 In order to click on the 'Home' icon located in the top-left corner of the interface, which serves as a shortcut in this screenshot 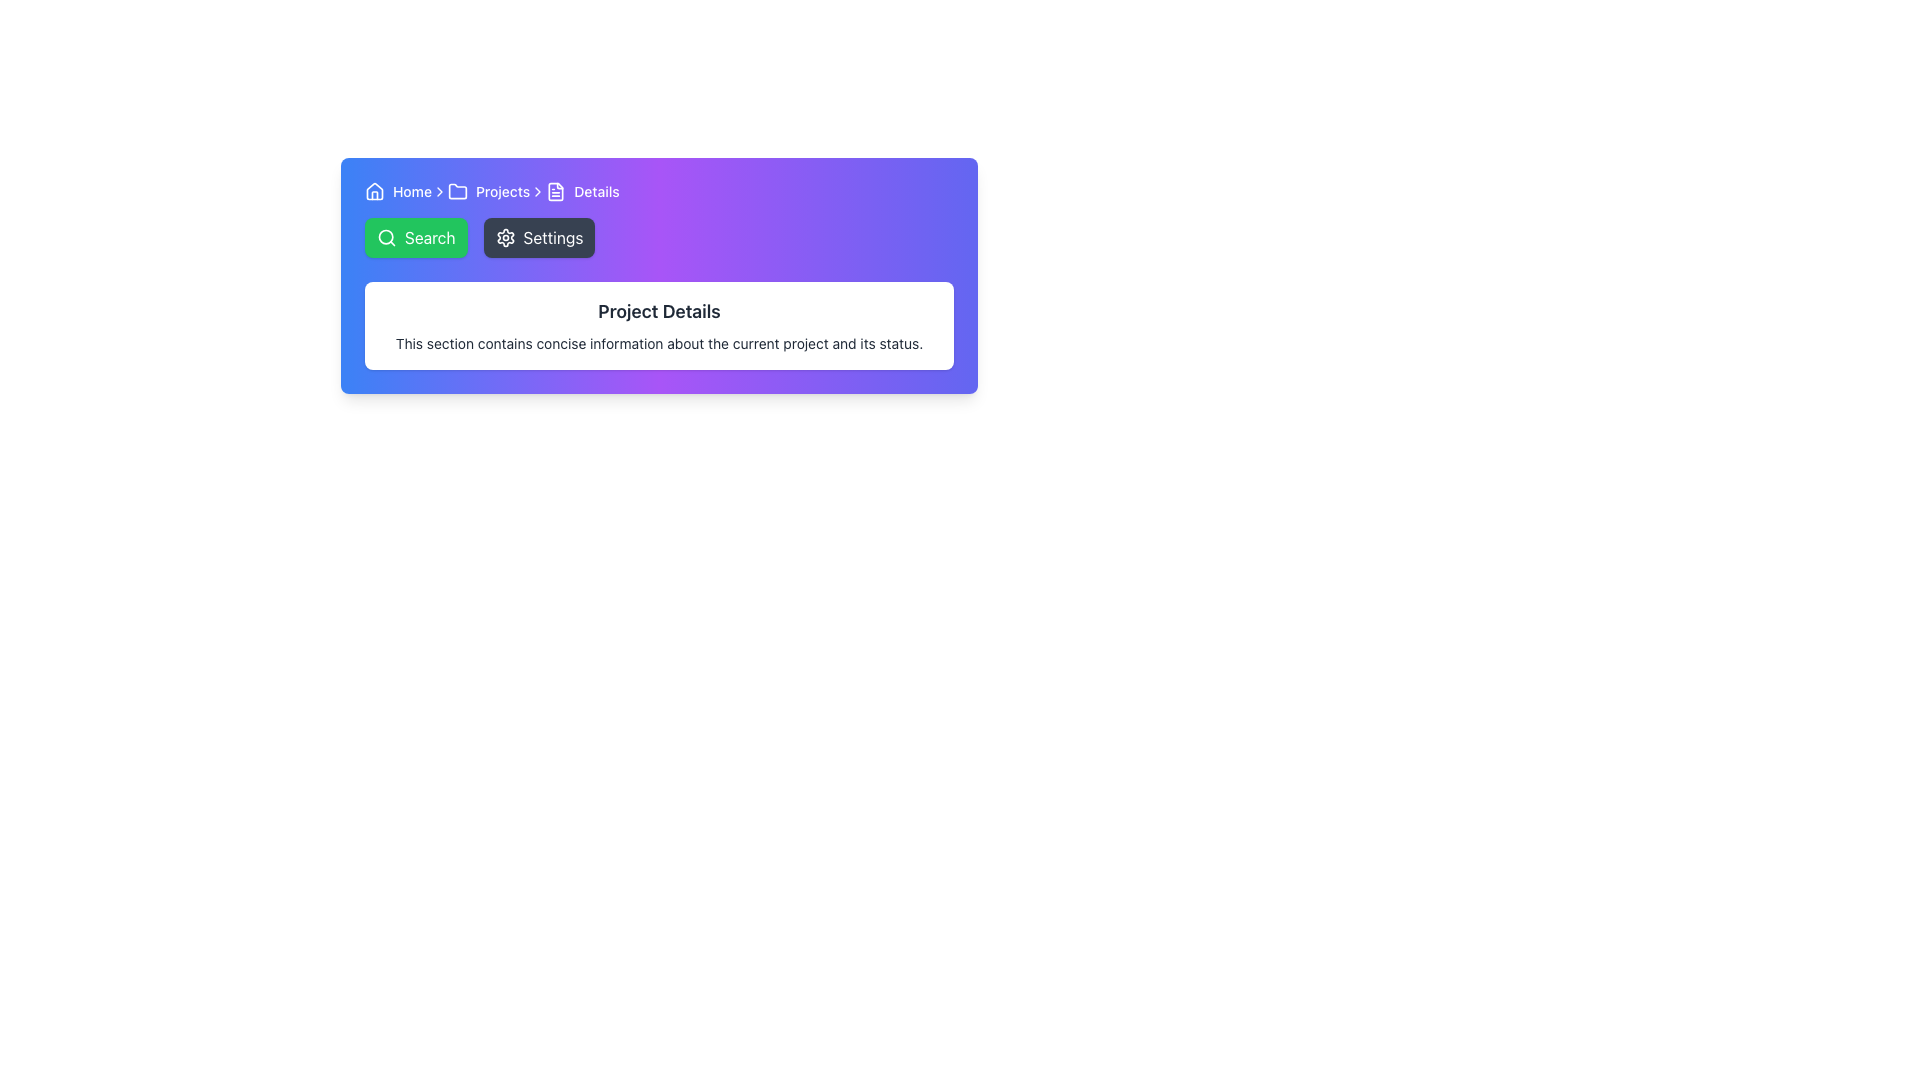, I will do `click(374, 192)`.